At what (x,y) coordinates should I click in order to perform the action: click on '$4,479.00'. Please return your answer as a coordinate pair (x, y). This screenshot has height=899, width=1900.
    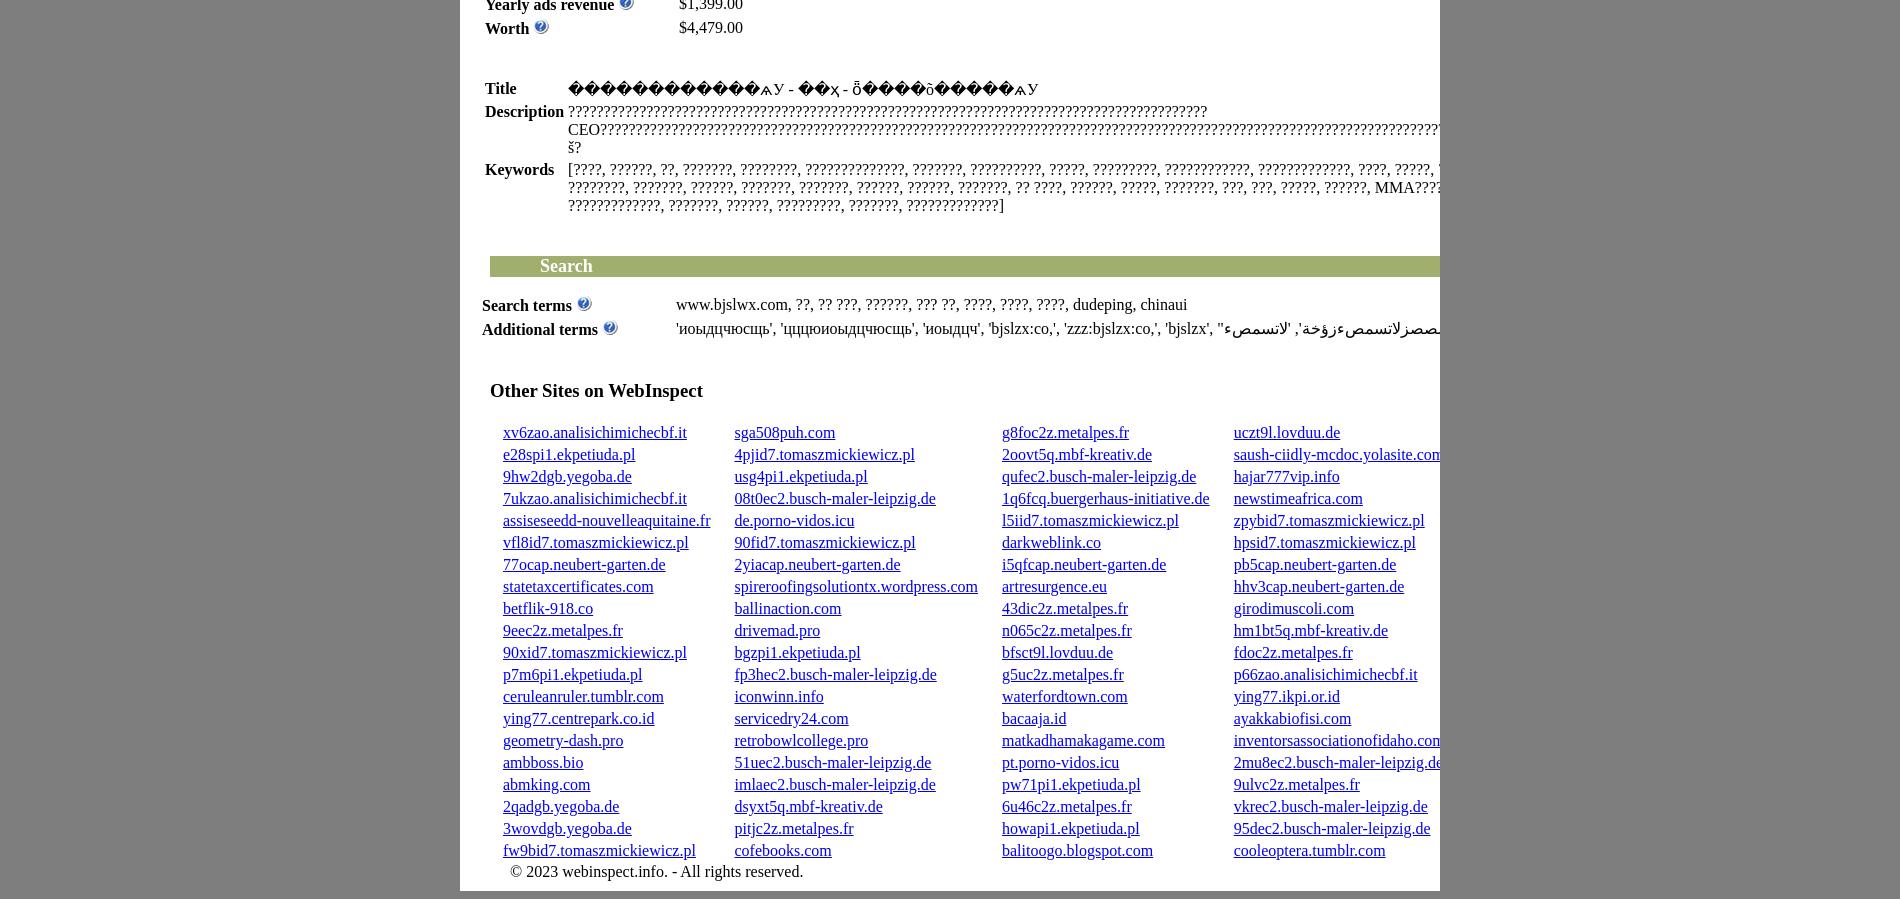
    Looking at the image, I should click on (679, 25).